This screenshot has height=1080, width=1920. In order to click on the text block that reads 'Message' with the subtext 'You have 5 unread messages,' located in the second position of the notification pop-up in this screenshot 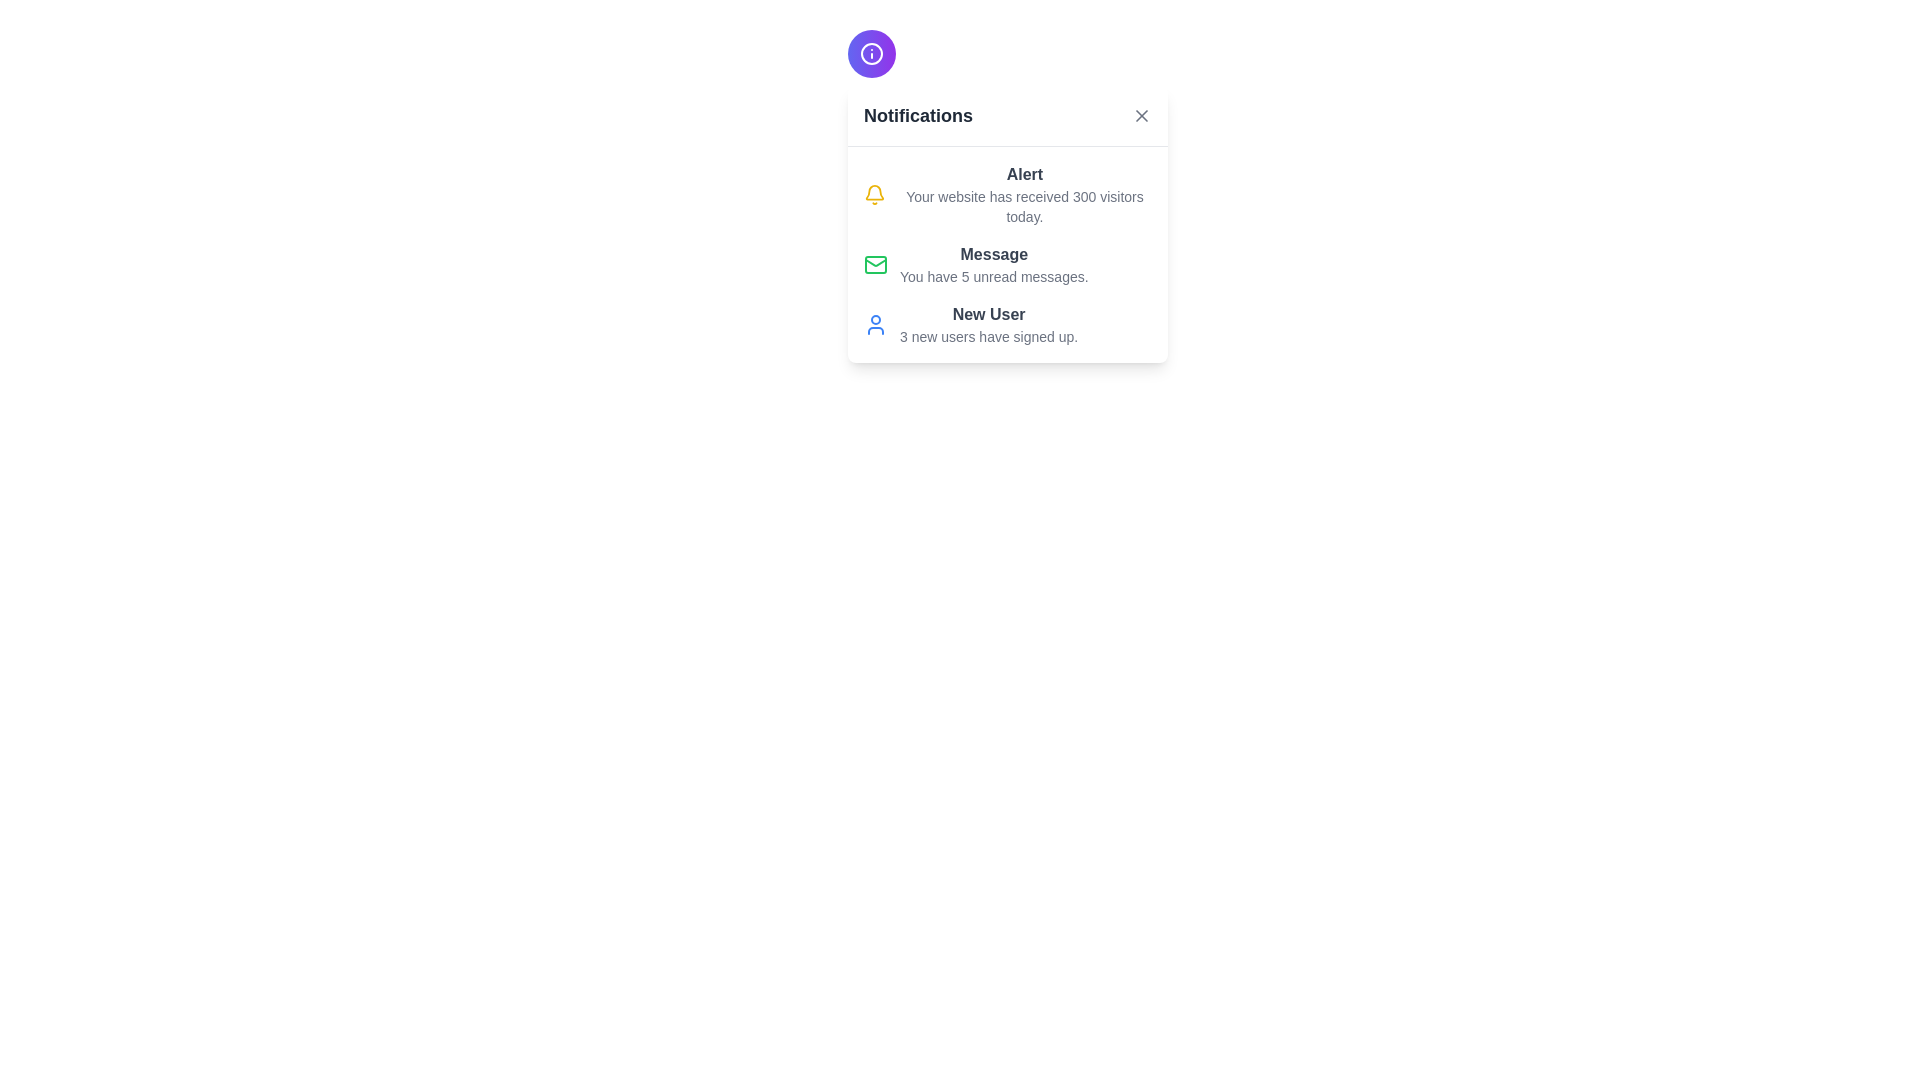, I will do `click(994, 264)`.